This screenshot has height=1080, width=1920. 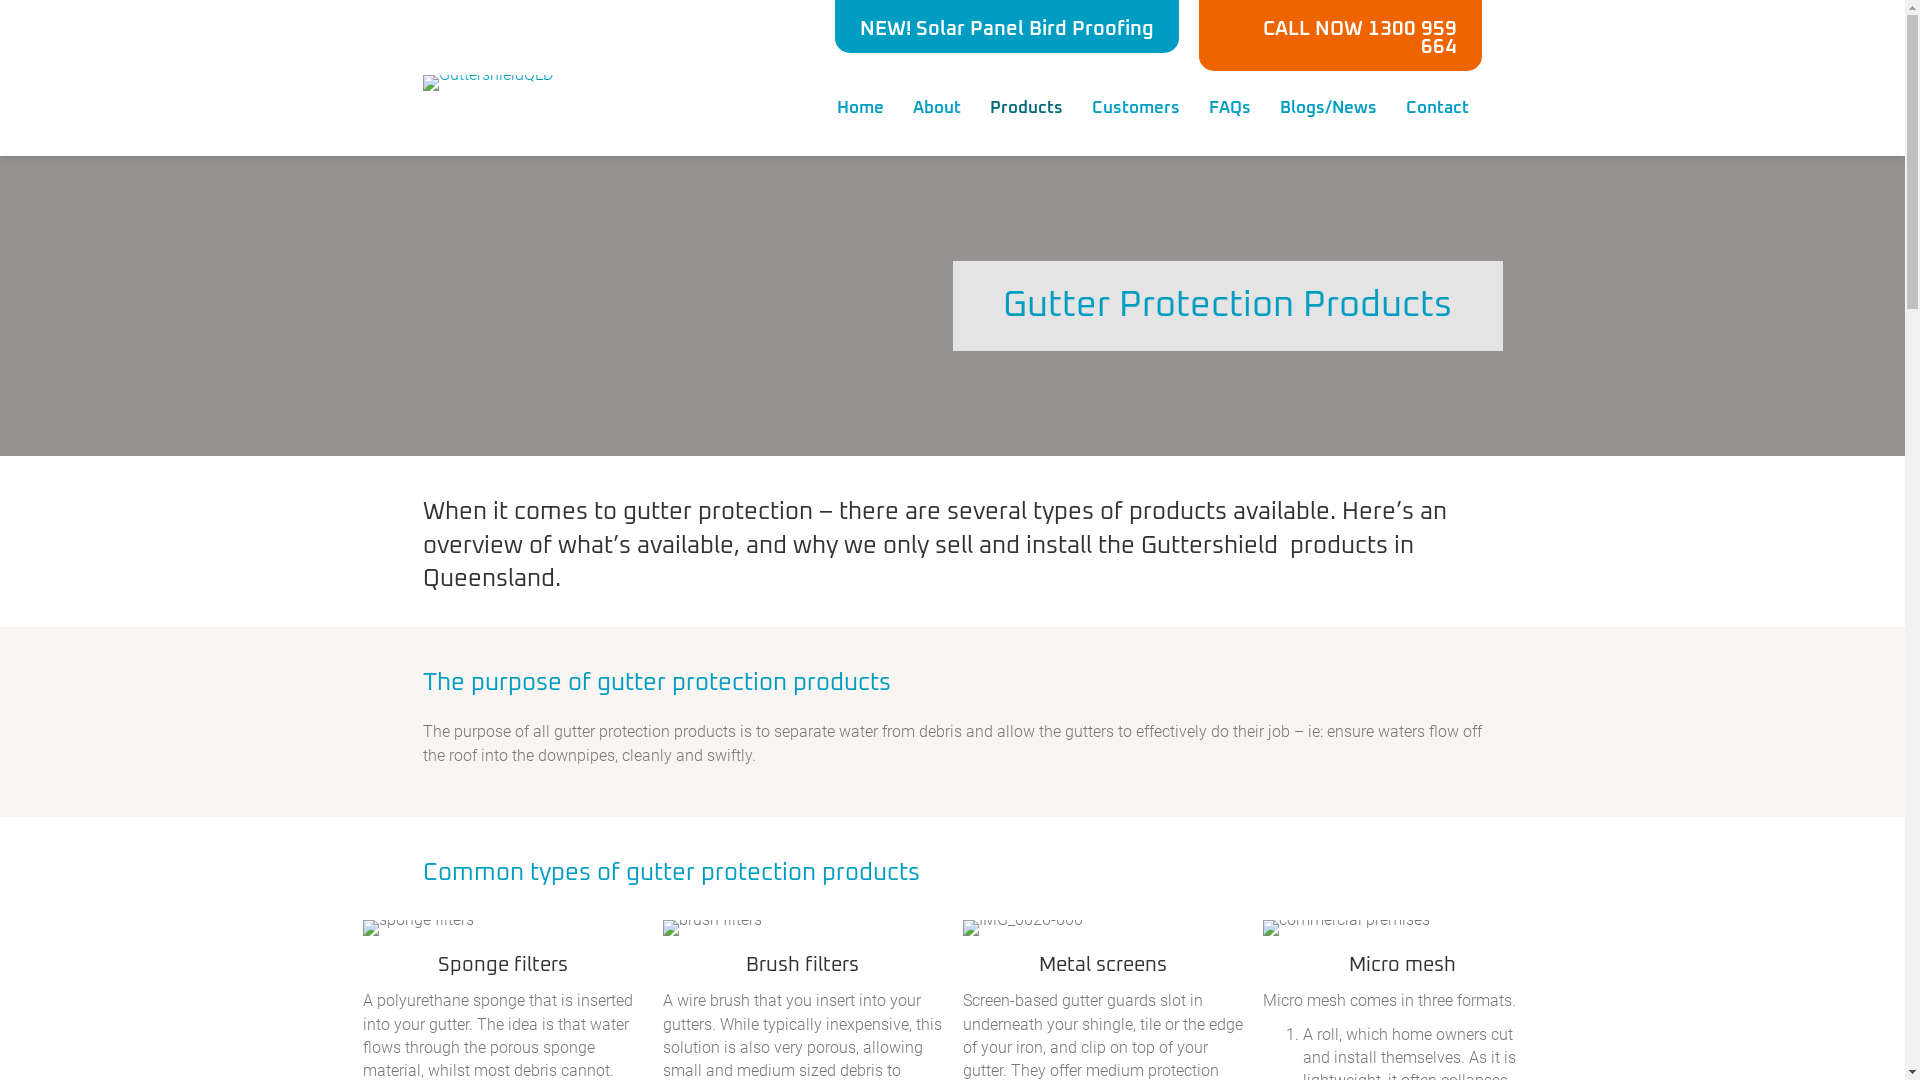 I want to click on 'GuttershieldQLD', so click(x=421, y=82).